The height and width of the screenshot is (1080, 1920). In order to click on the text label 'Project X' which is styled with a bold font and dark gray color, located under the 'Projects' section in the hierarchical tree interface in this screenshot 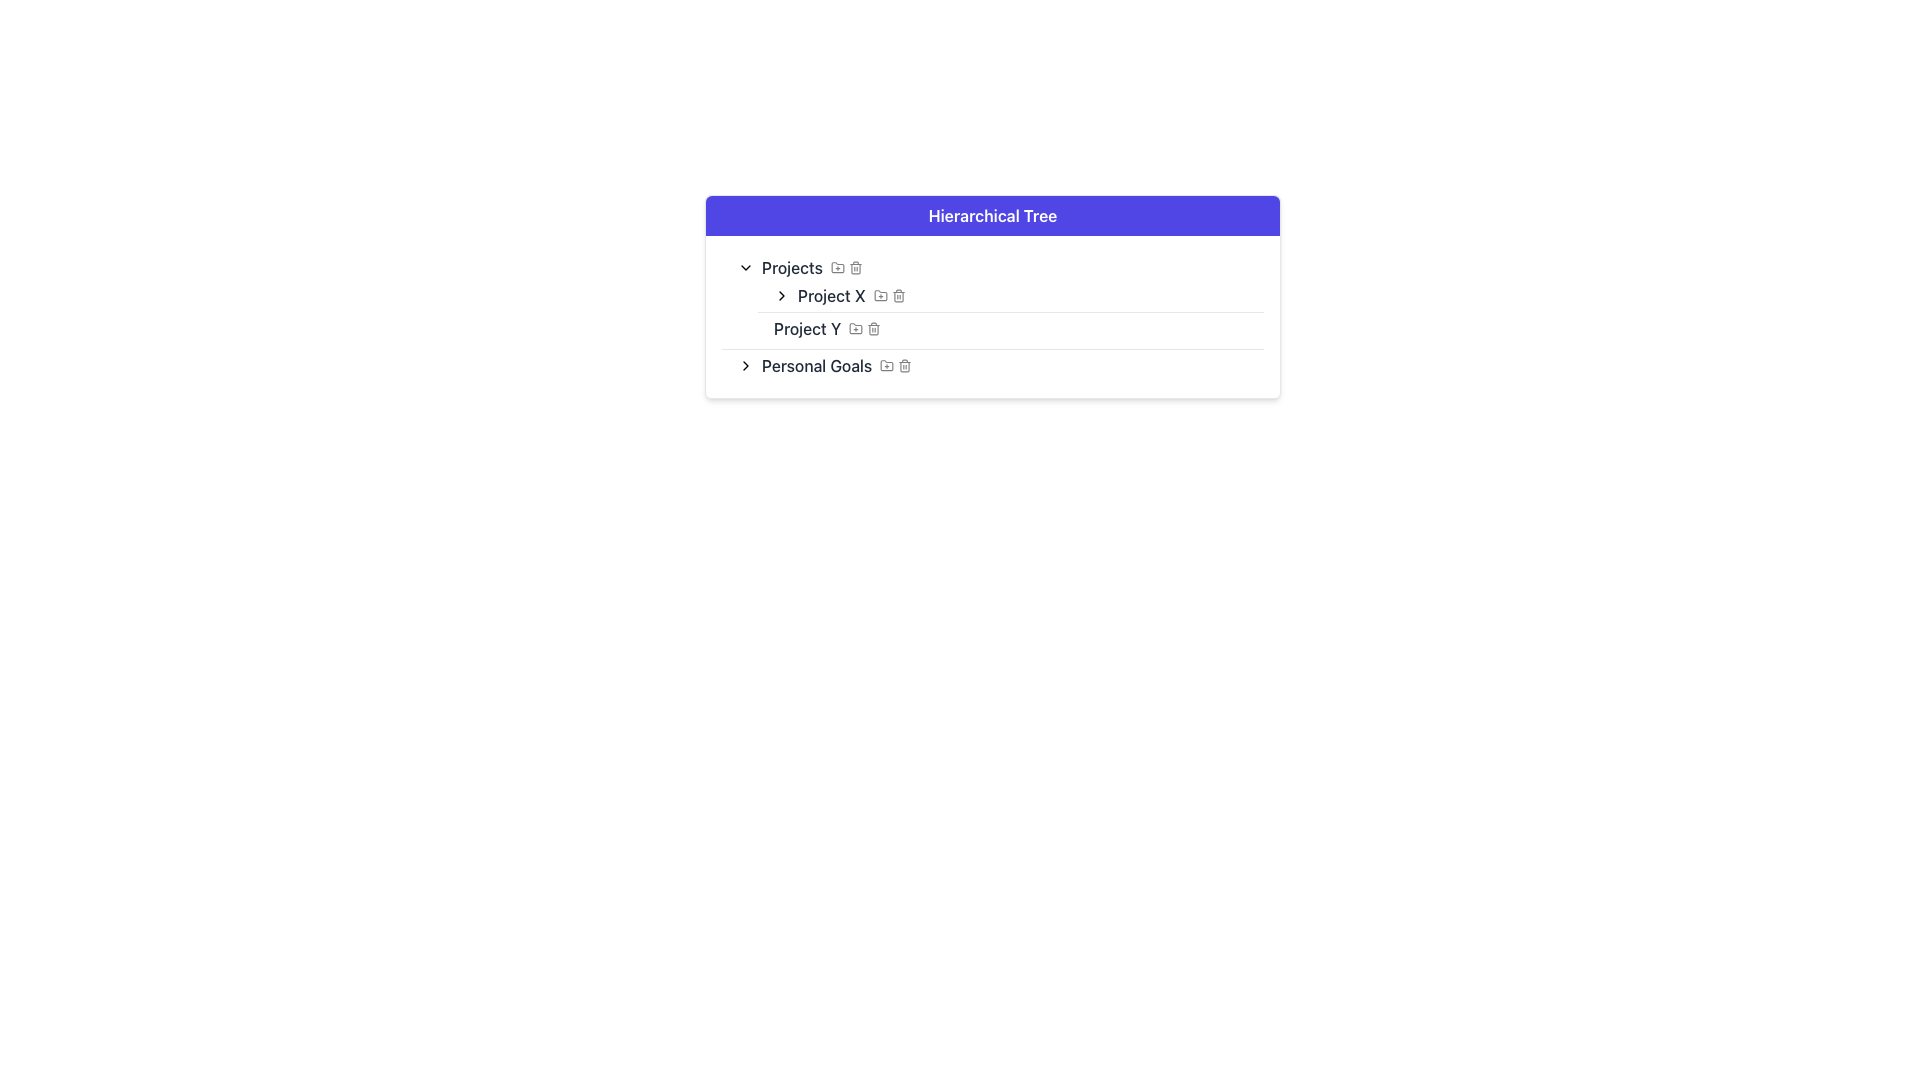, I will do `click(831, 296)`.